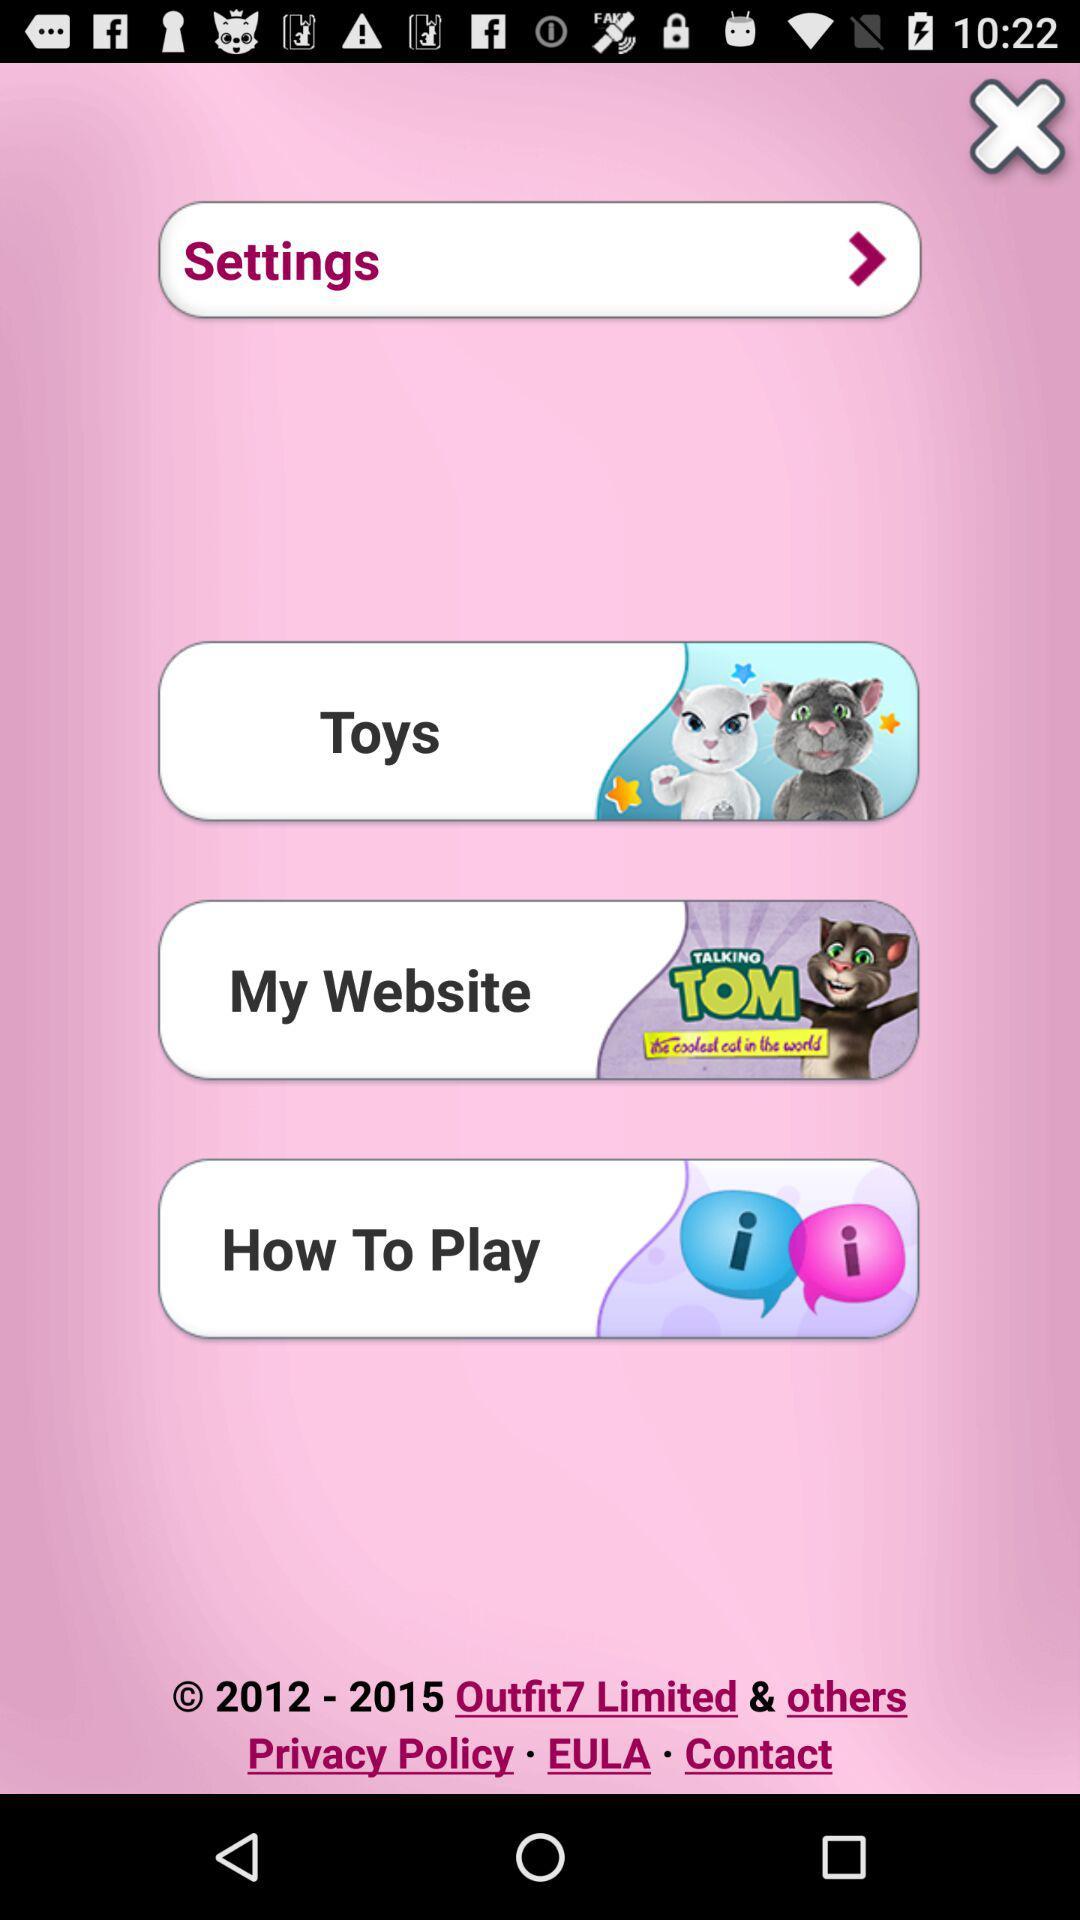  I want to click on item below 2012 2015 outfit7, so click(540, 1751).